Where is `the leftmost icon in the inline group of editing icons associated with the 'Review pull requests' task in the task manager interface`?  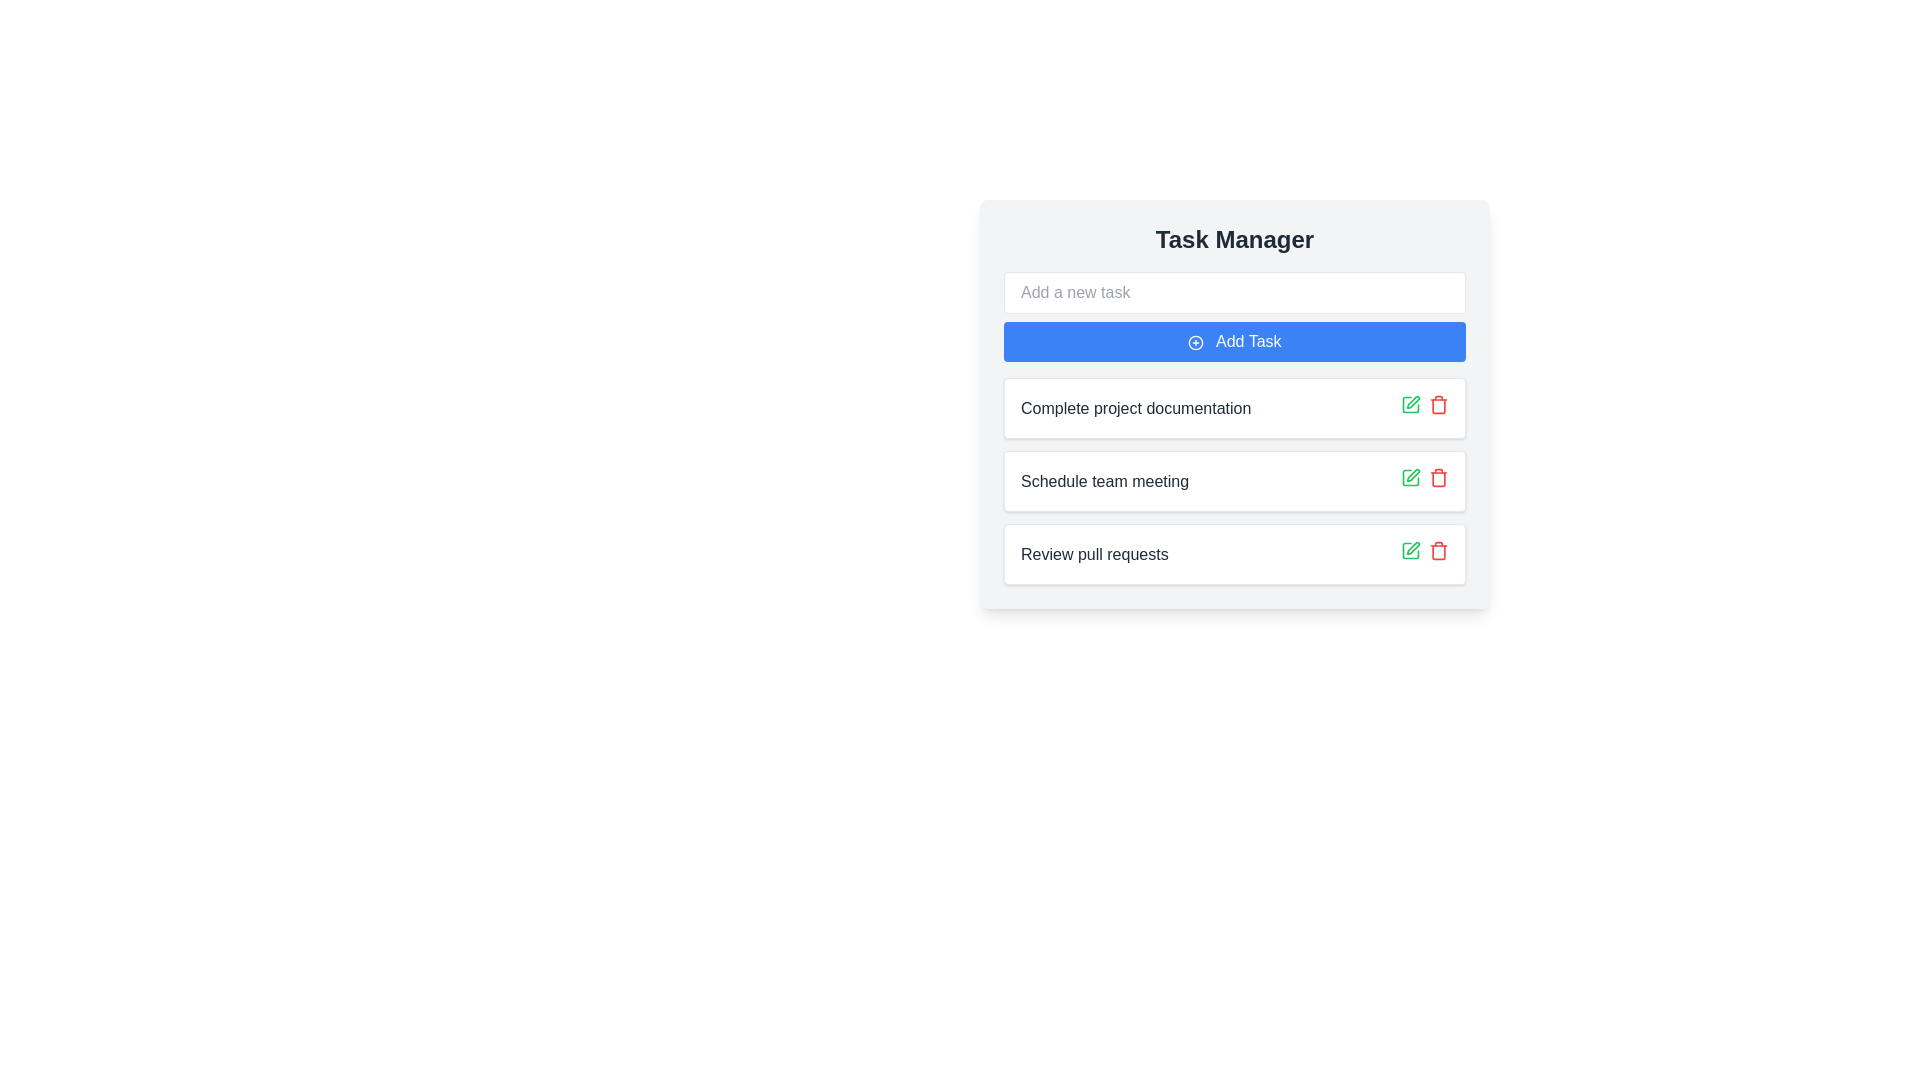
the leftmost icon in the inline group of editing icons associated with the 'Review pull requests' task in the task manager interface is located at coordinates (1410, 551).